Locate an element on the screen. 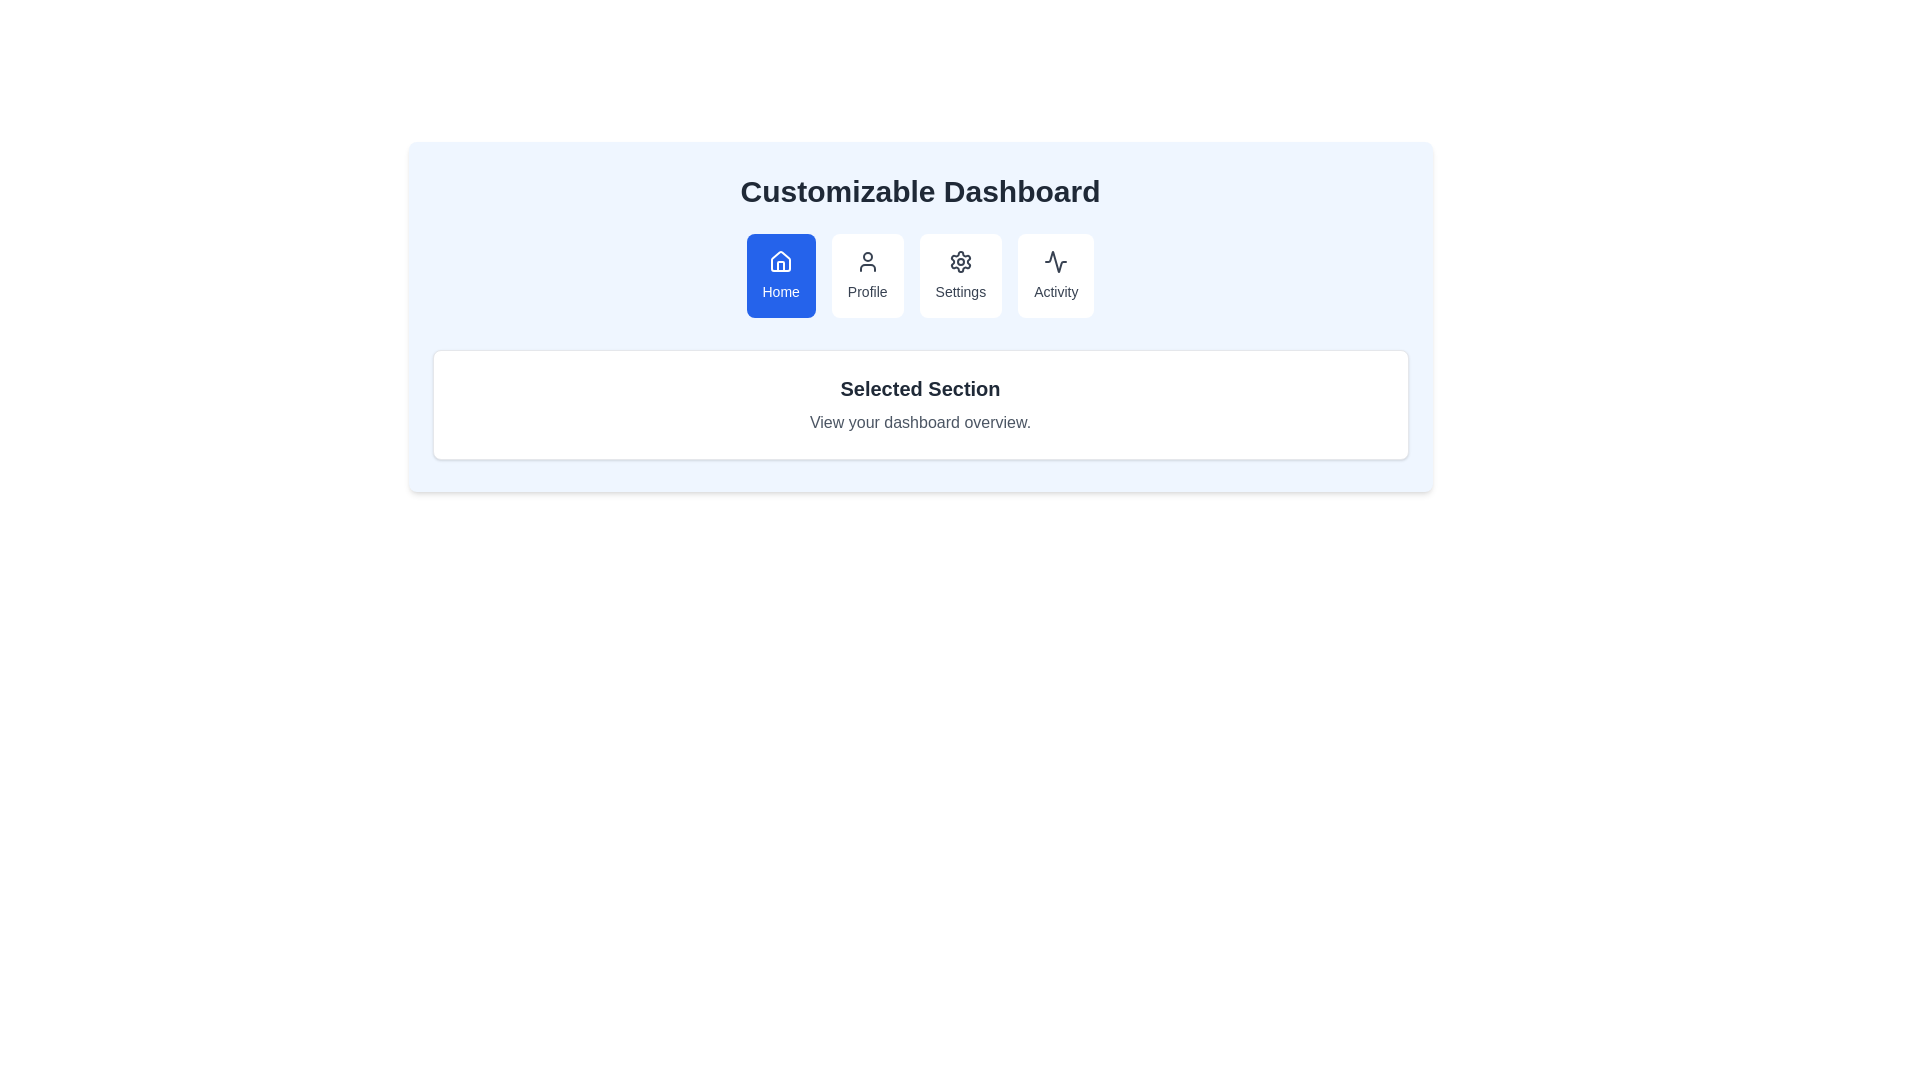  the 'Home' icon located at the top-left corner of the 'Home' button in the dashboard is located at coordinates (780, 261).